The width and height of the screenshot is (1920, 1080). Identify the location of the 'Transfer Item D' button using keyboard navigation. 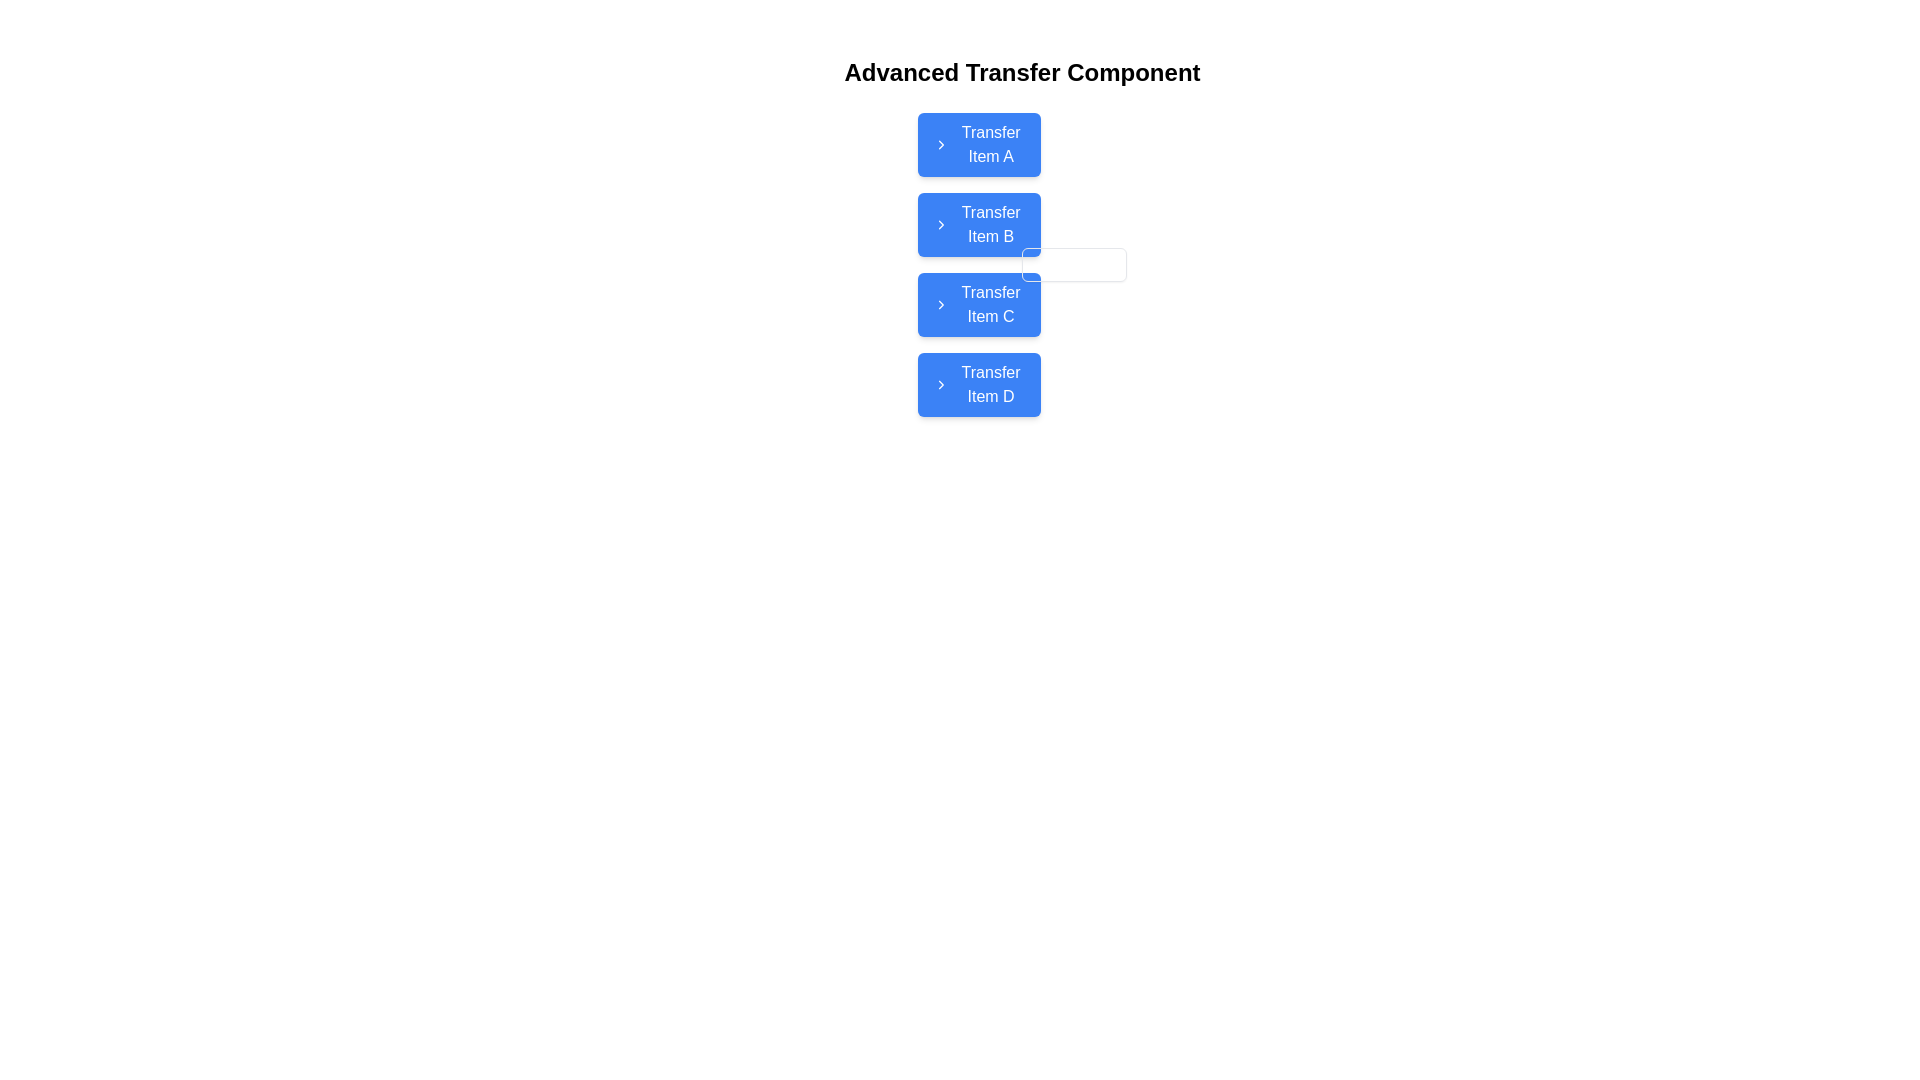
(979, 385).